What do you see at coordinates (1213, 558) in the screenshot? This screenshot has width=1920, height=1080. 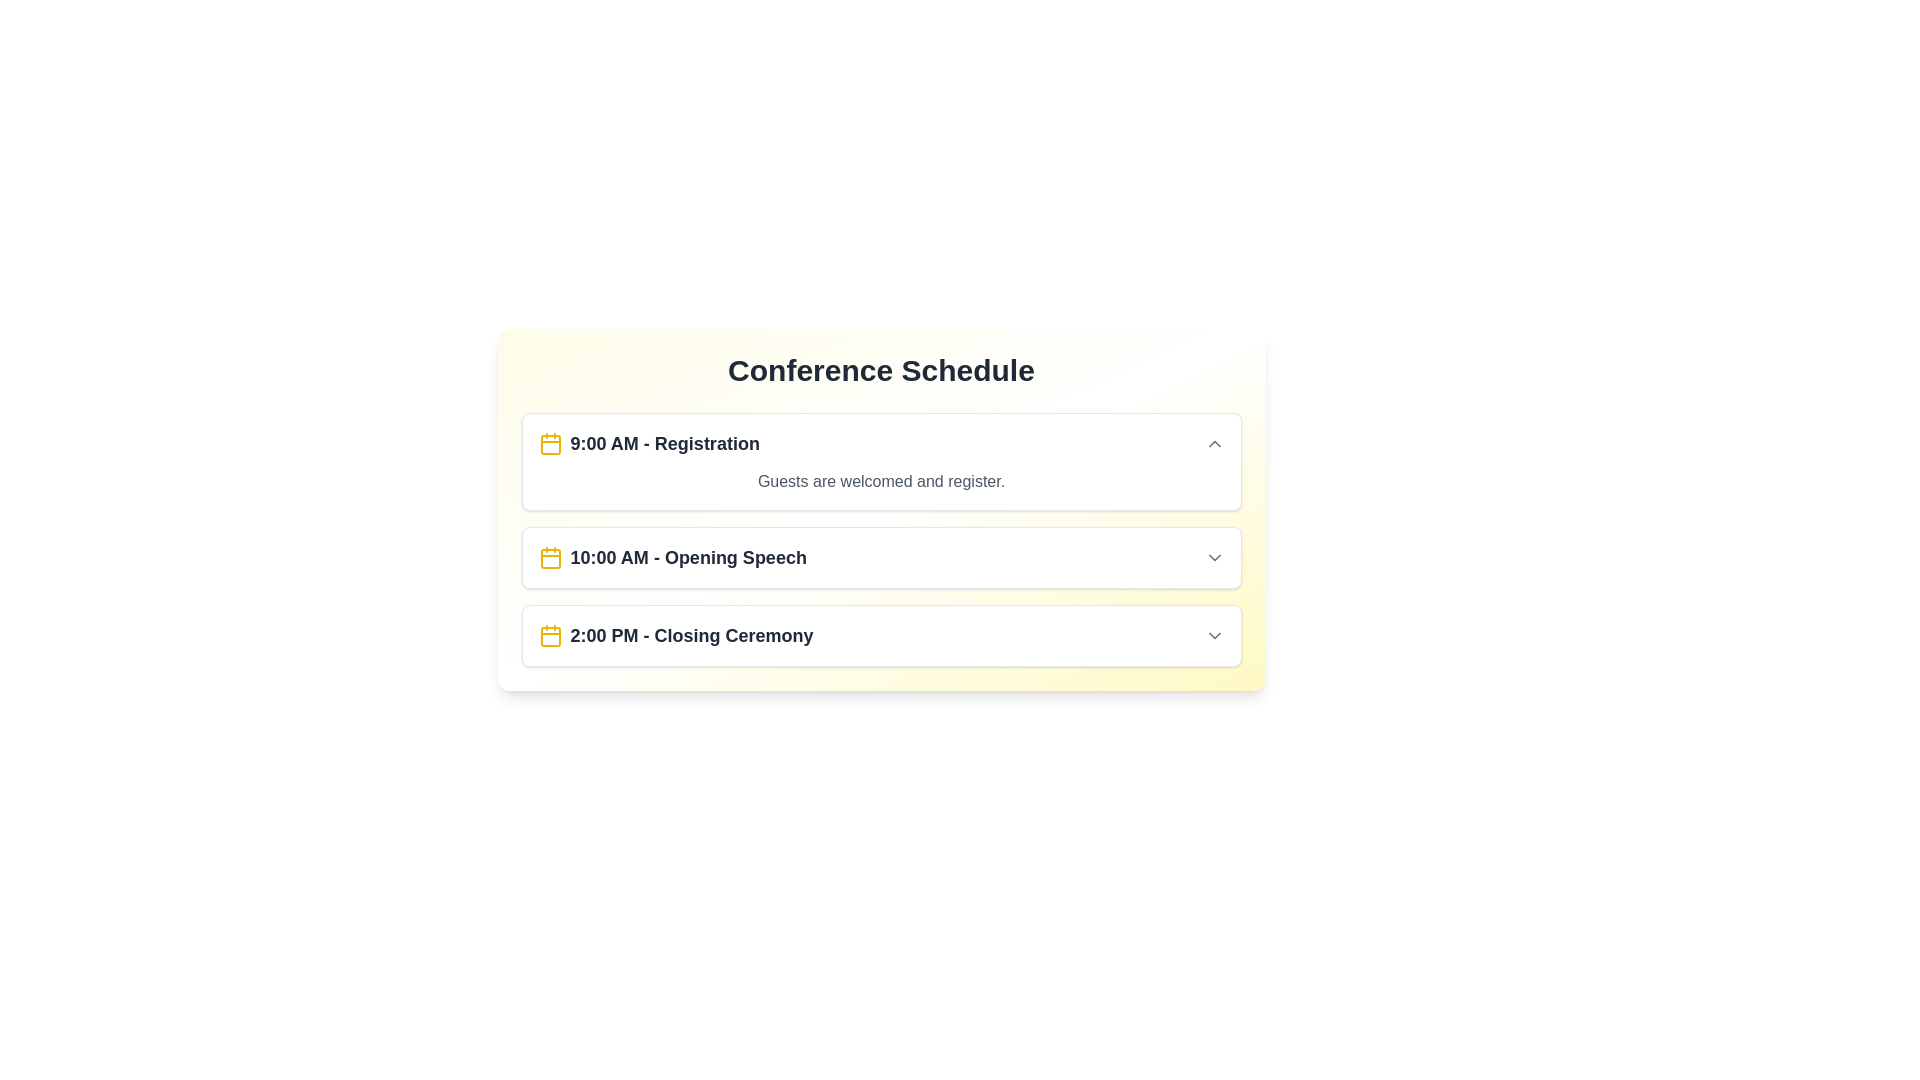 I see `the downward-facing chevron icon at the far right of the row containing '10:00 AM - Opening Speech'` at bounding box center [1213, 558].